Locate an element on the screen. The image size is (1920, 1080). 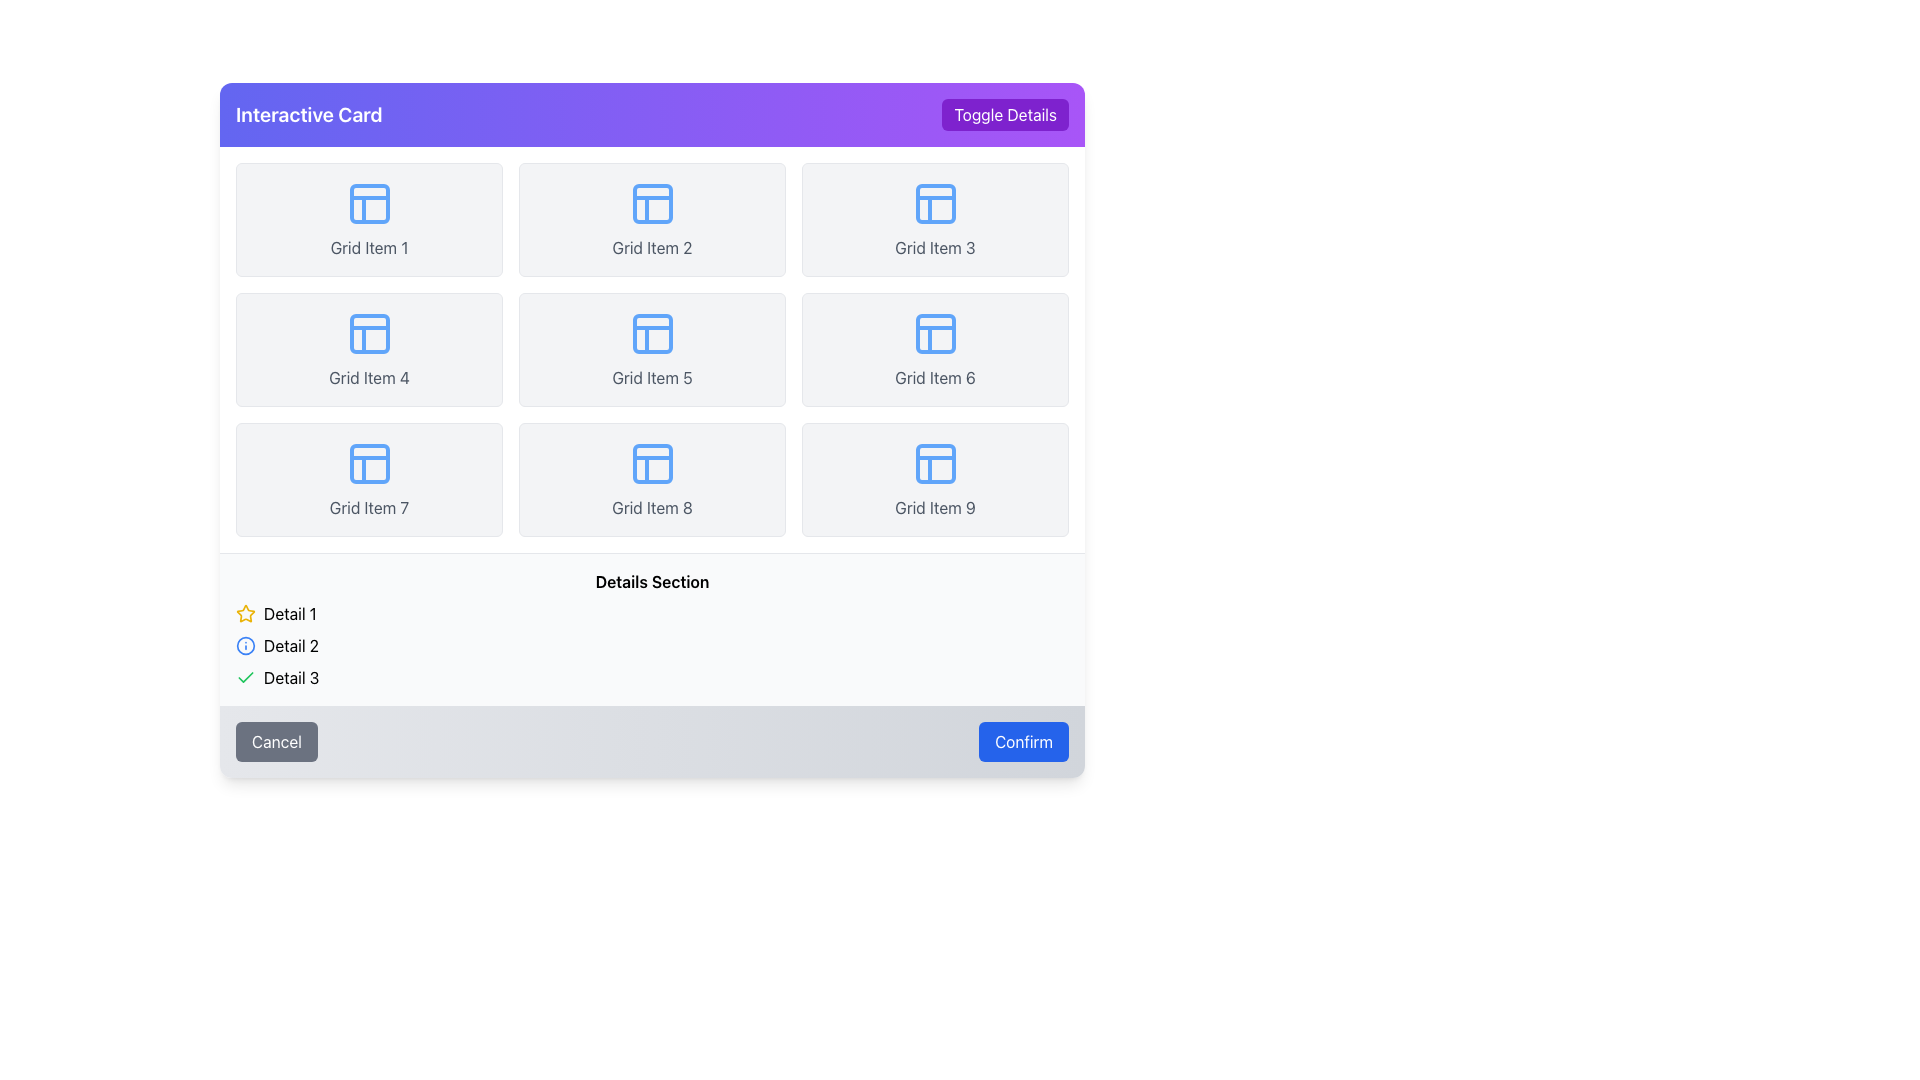
the blue SVG icon representing a diagram within the grid item labeled 'Grid Item 4', located in the second row and first column of the grid is located at coordinates (369, 333).